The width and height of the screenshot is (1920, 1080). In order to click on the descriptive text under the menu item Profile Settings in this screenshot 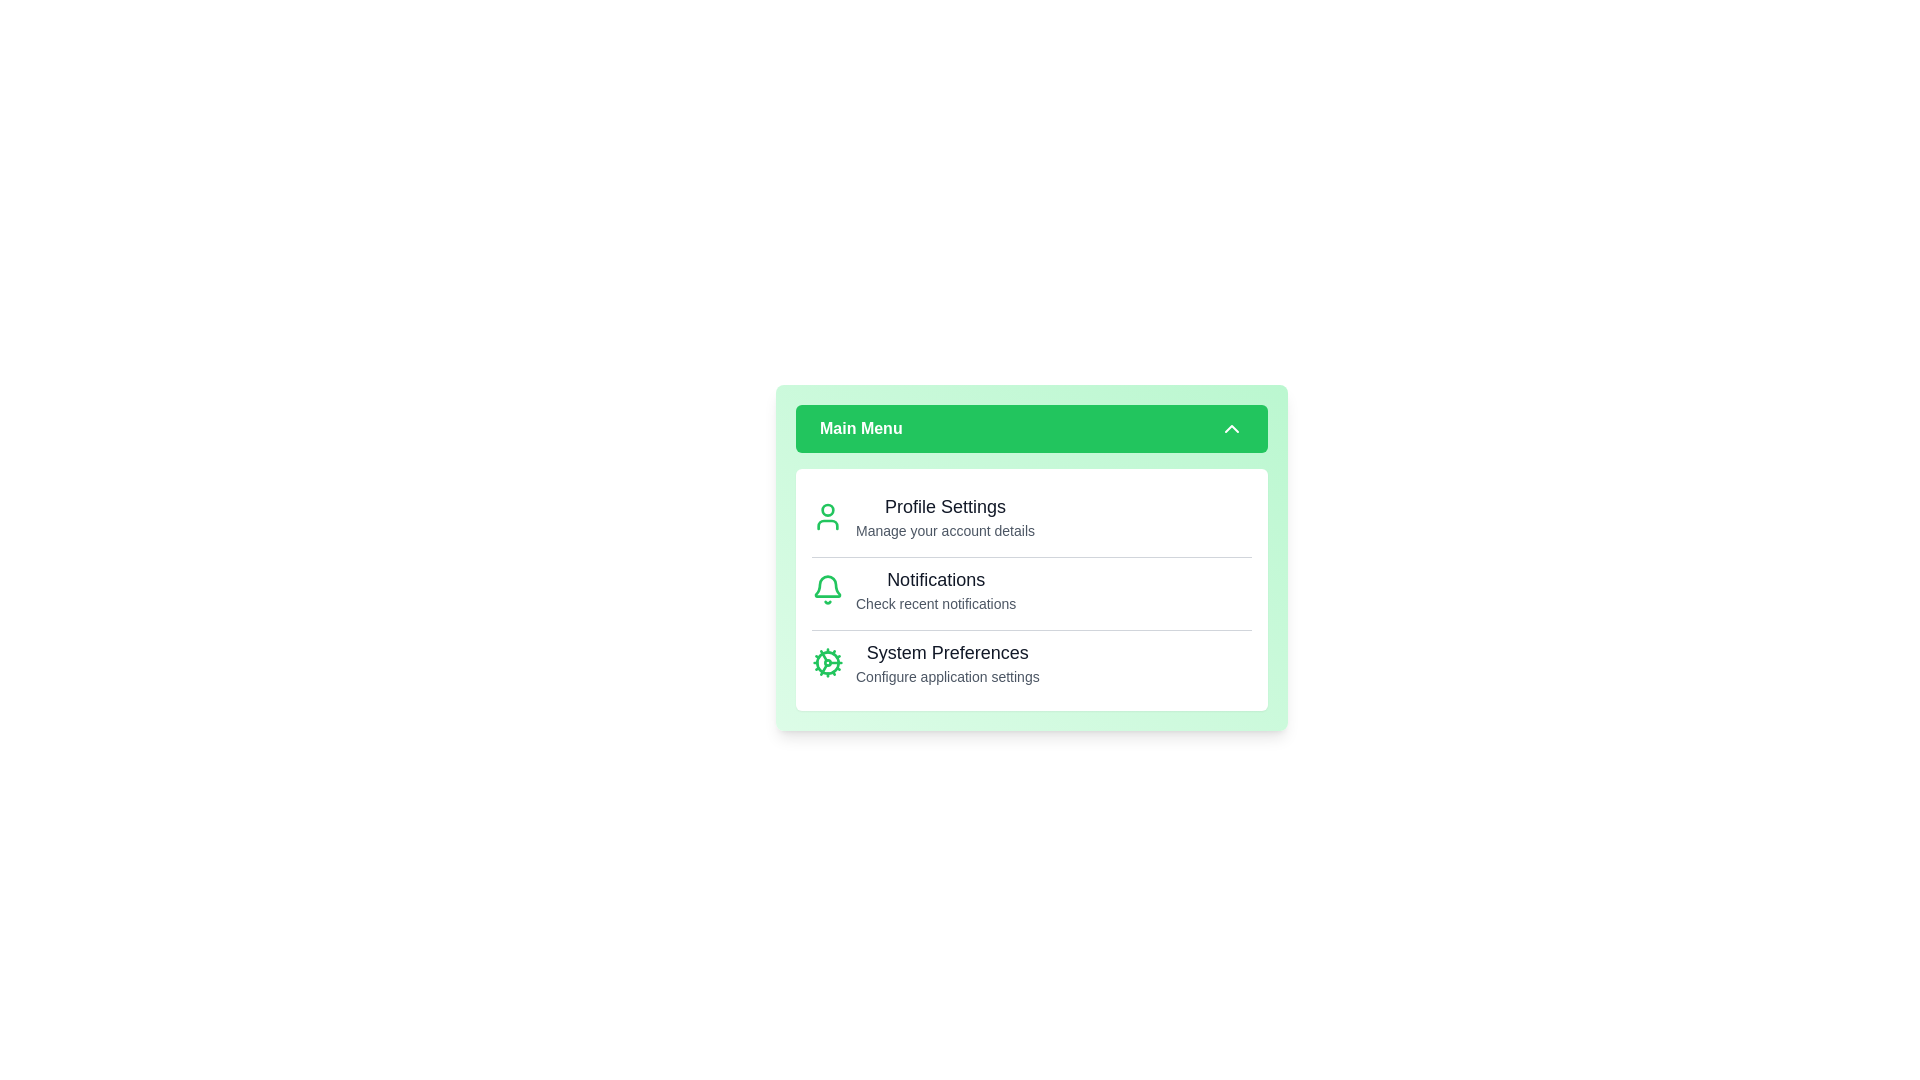, I will do `click(944, 530)`.